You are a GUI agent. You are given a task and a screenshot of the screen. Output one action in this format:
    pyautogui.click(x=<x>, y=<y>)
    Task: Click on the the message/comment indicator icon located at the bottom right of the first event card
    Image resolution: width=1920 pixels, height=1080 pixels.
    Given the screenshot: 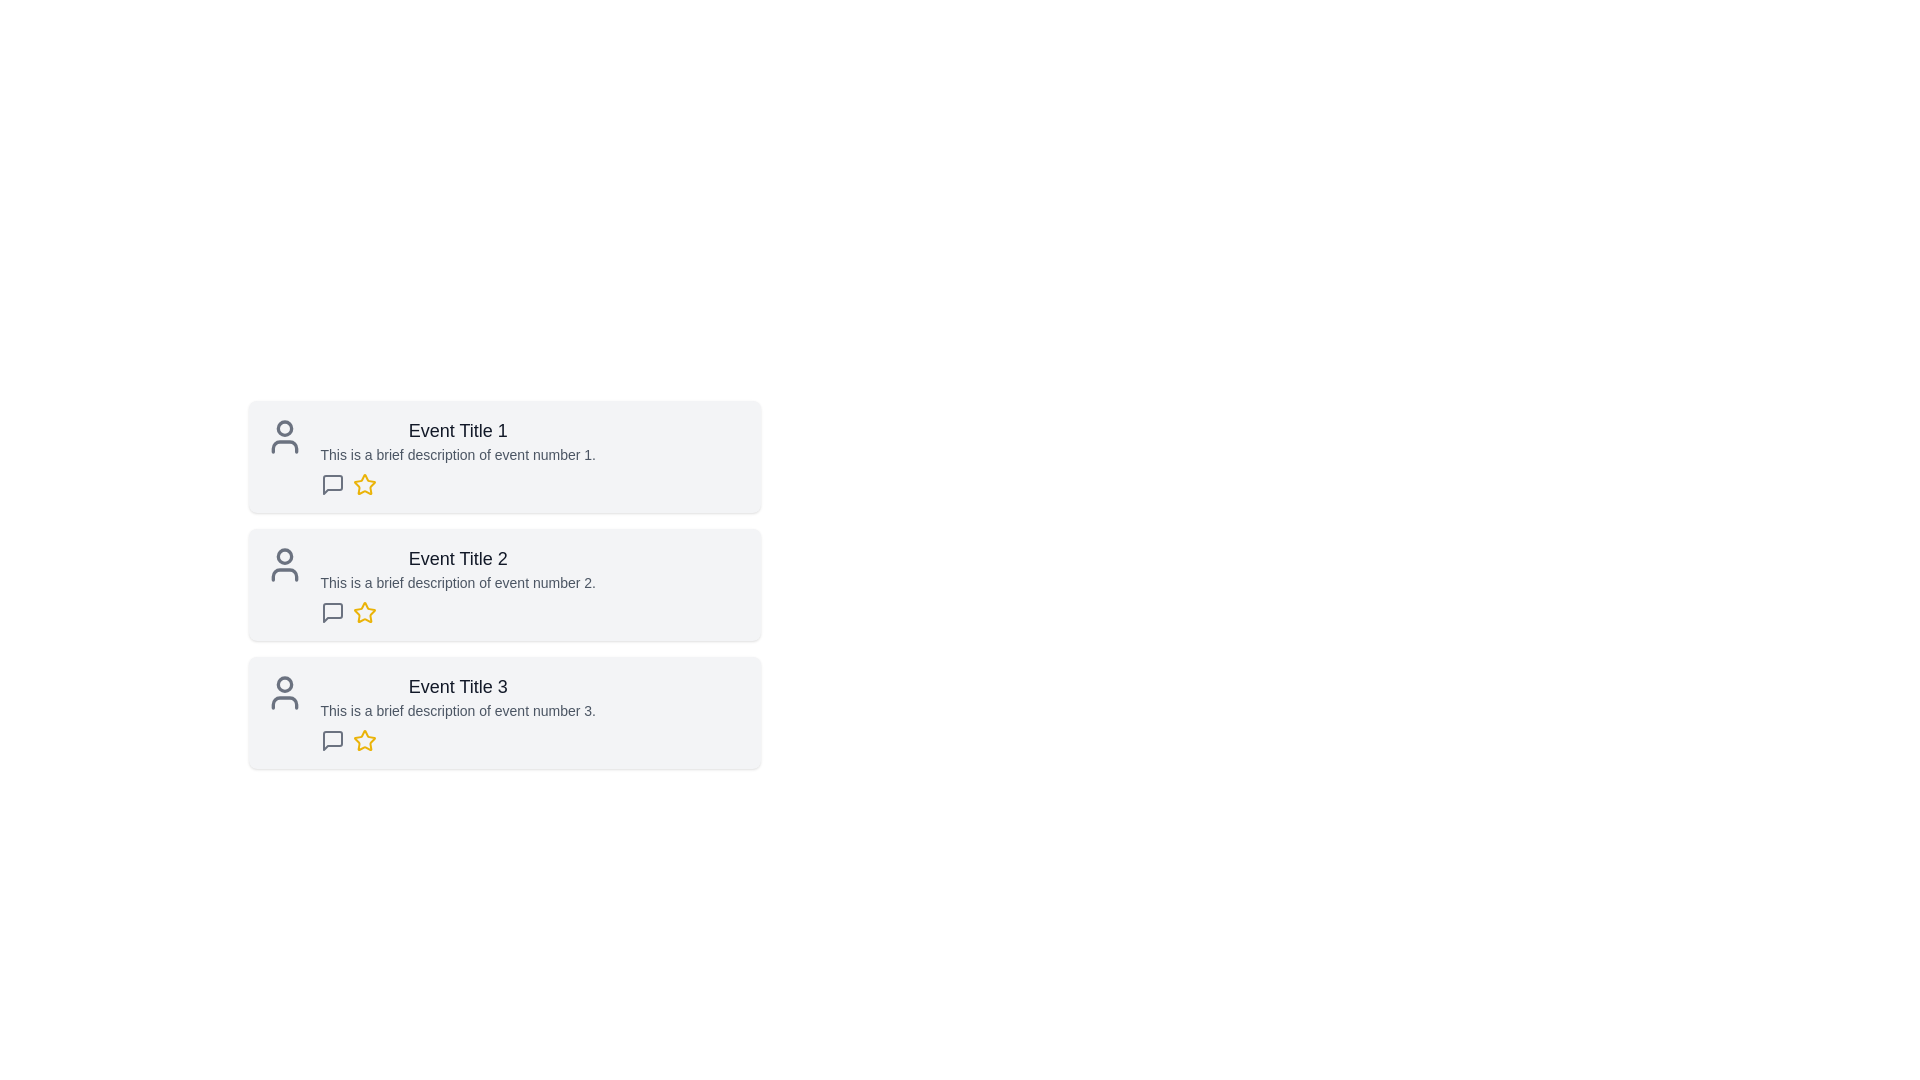 What is the action you would take?
    pyautogui.click(x=332, y=485)
    